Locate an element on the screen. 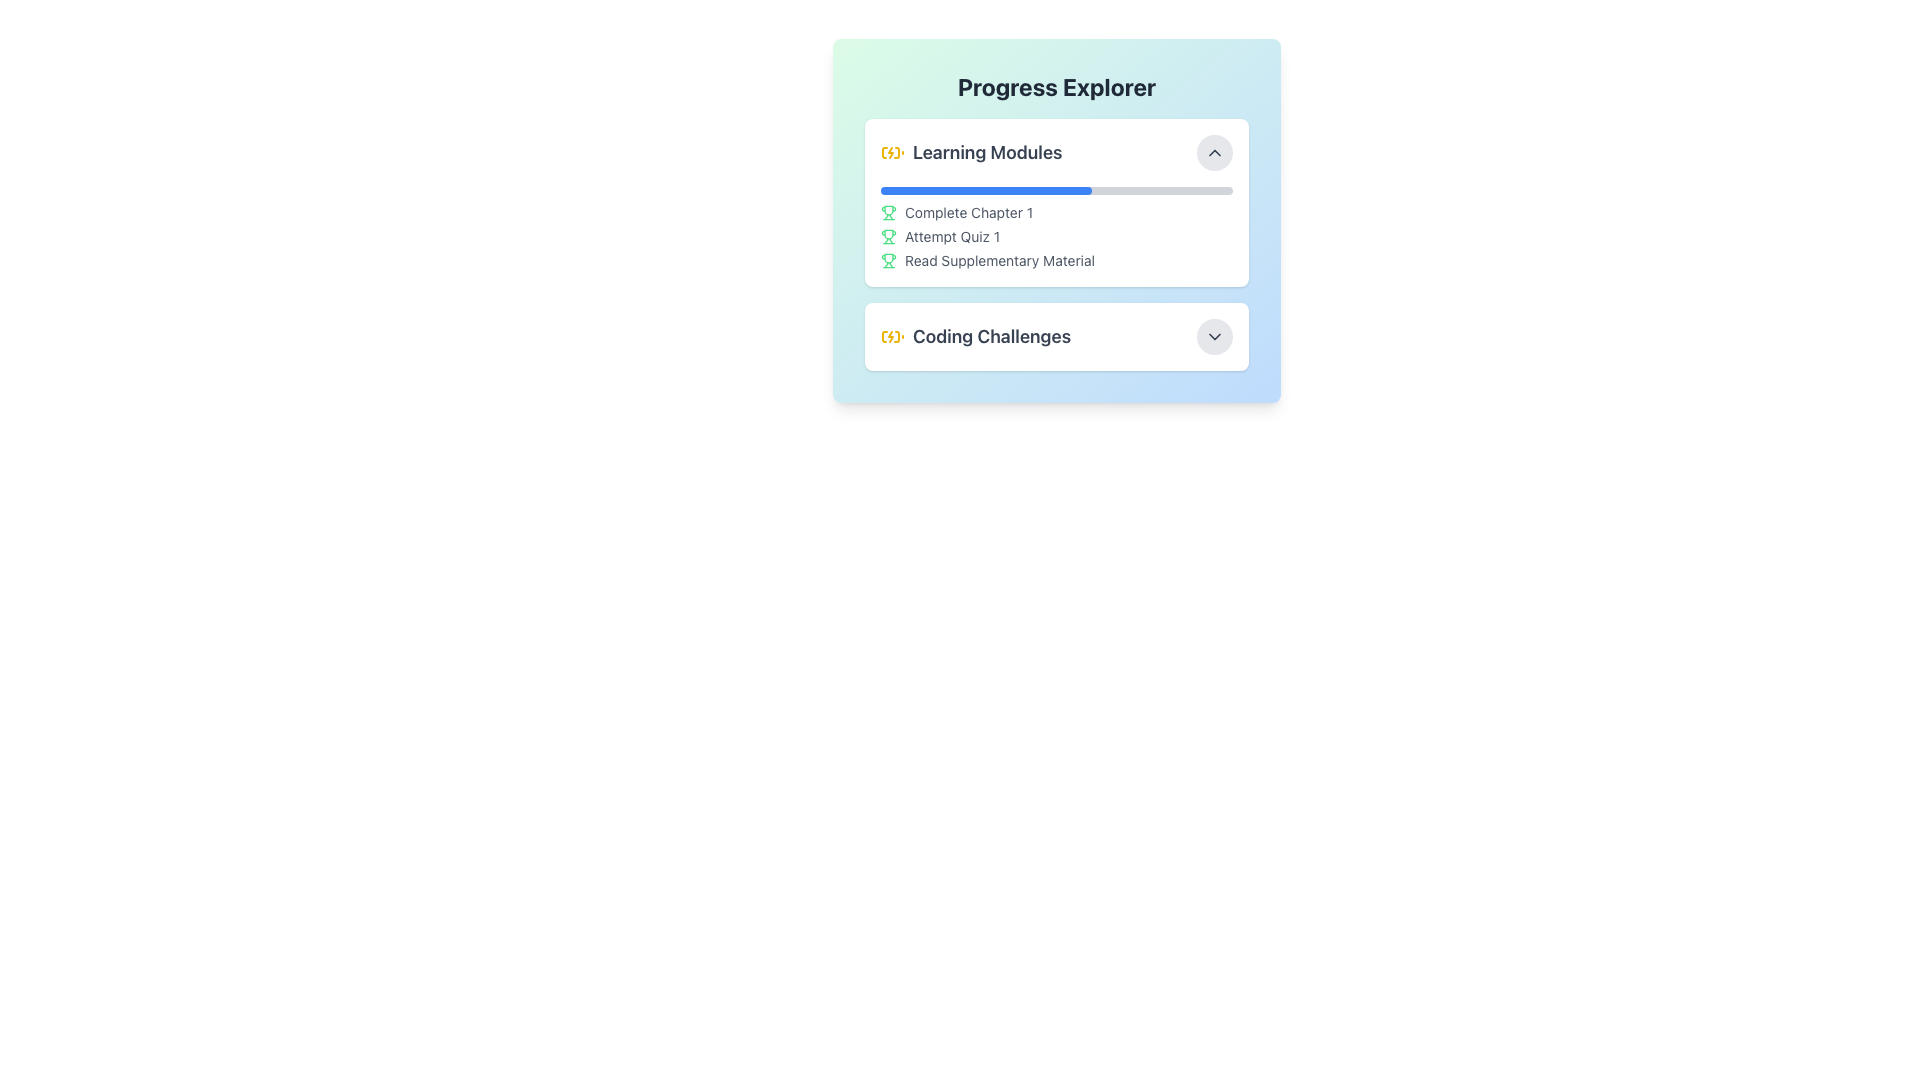  the 'Coding Challenges' list item within the collapsible menu is located at coordinates (1055, 335).